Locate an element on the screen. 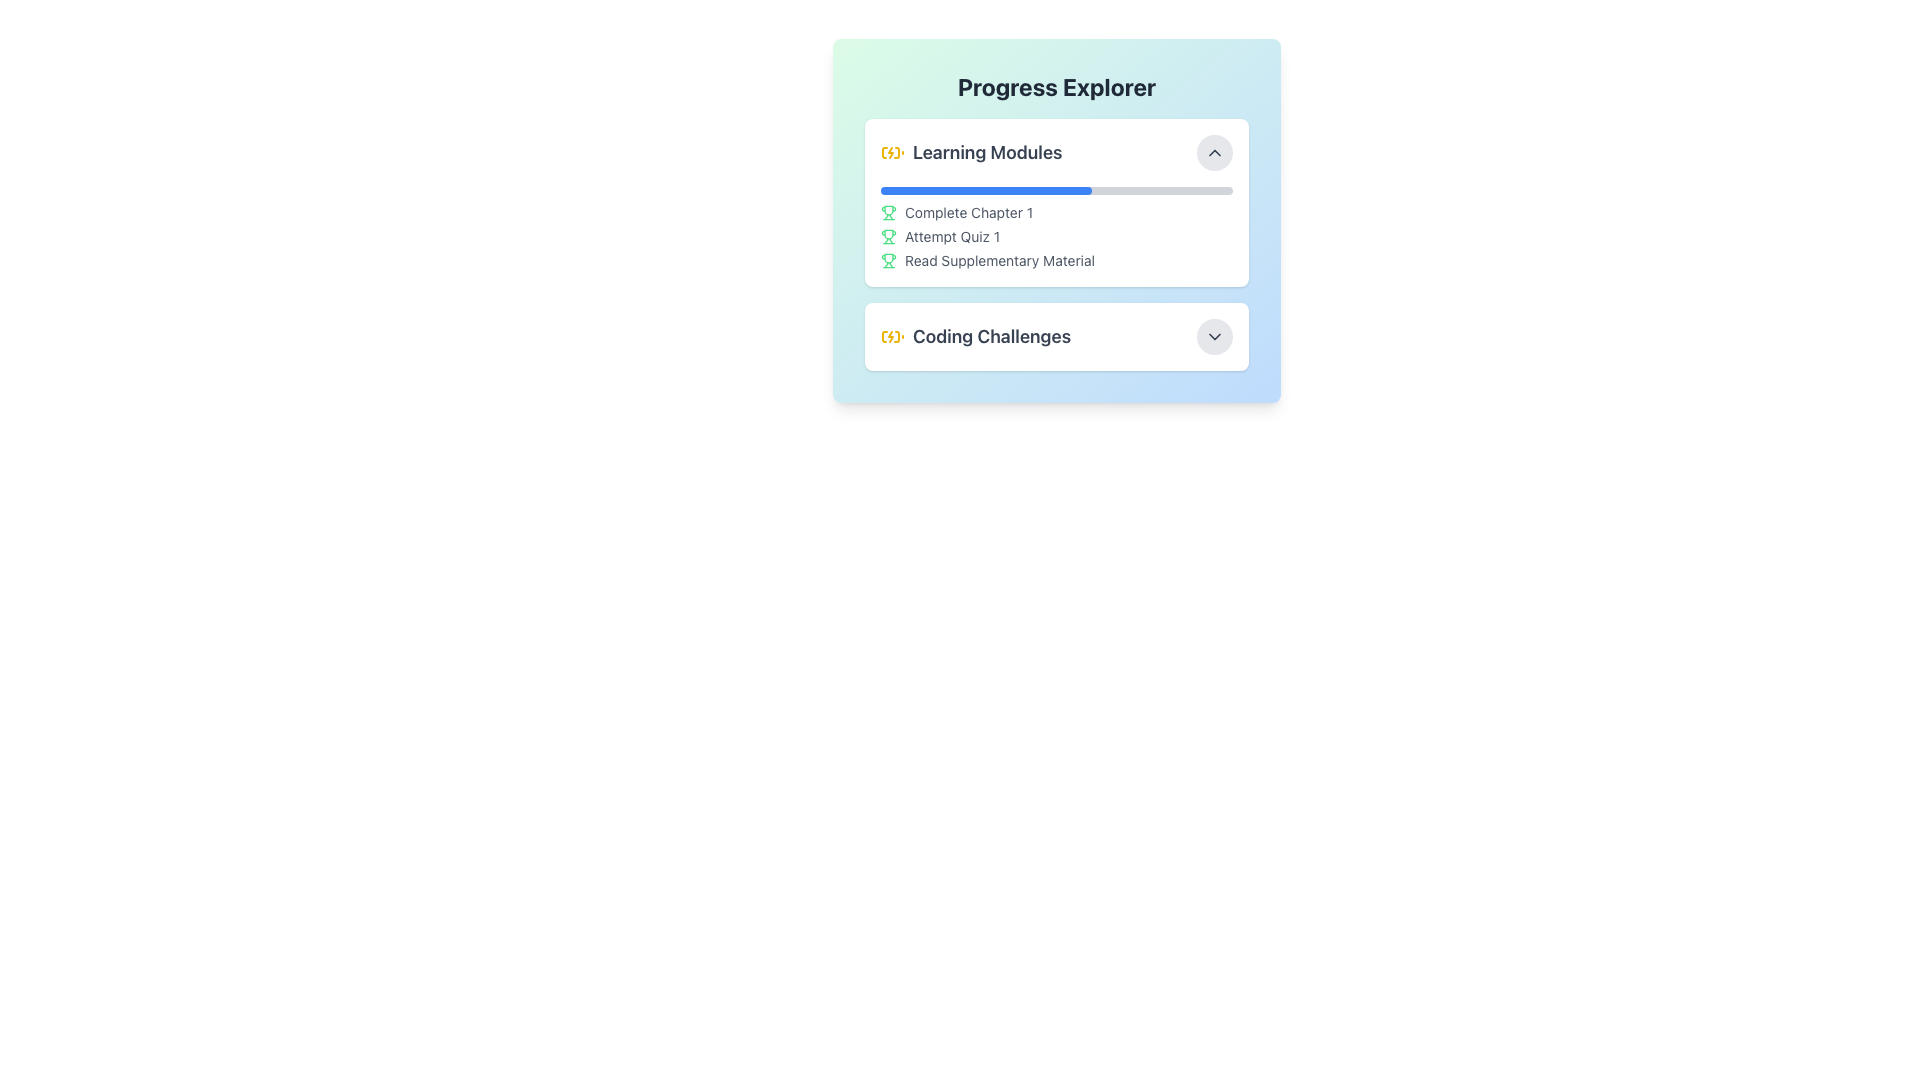  the 'Coding Challenges' list item within the collapsible menu is located at coordinates (1055, 335).